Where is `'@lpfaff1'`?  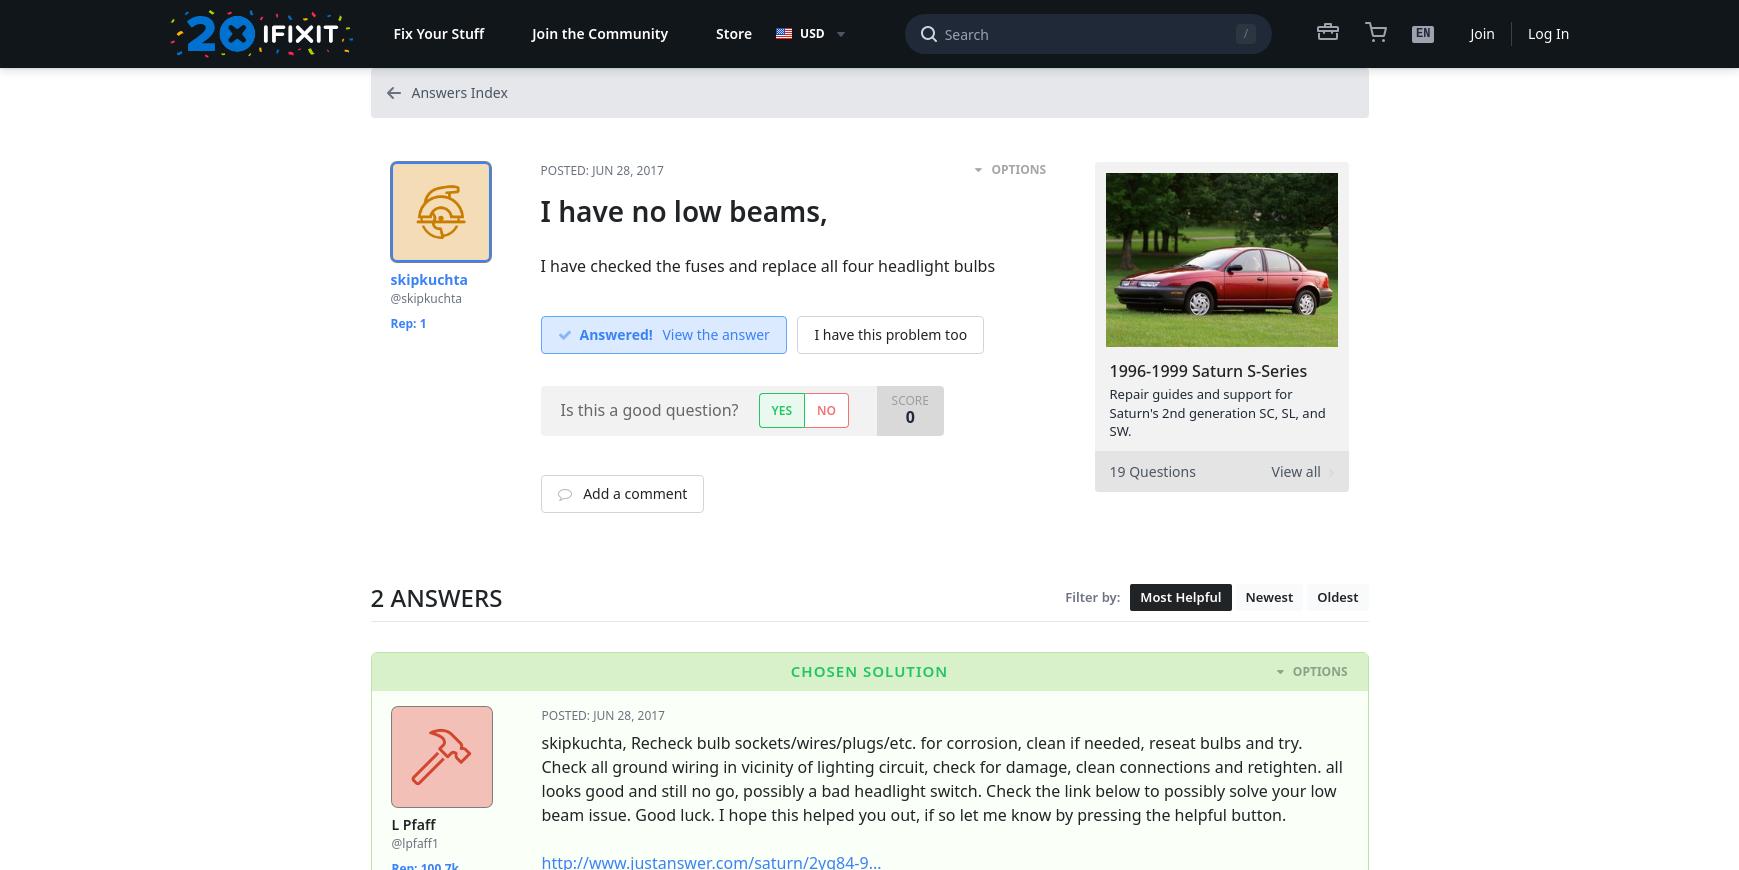
'@lpfaff1' is located at coordinates (414, 843).